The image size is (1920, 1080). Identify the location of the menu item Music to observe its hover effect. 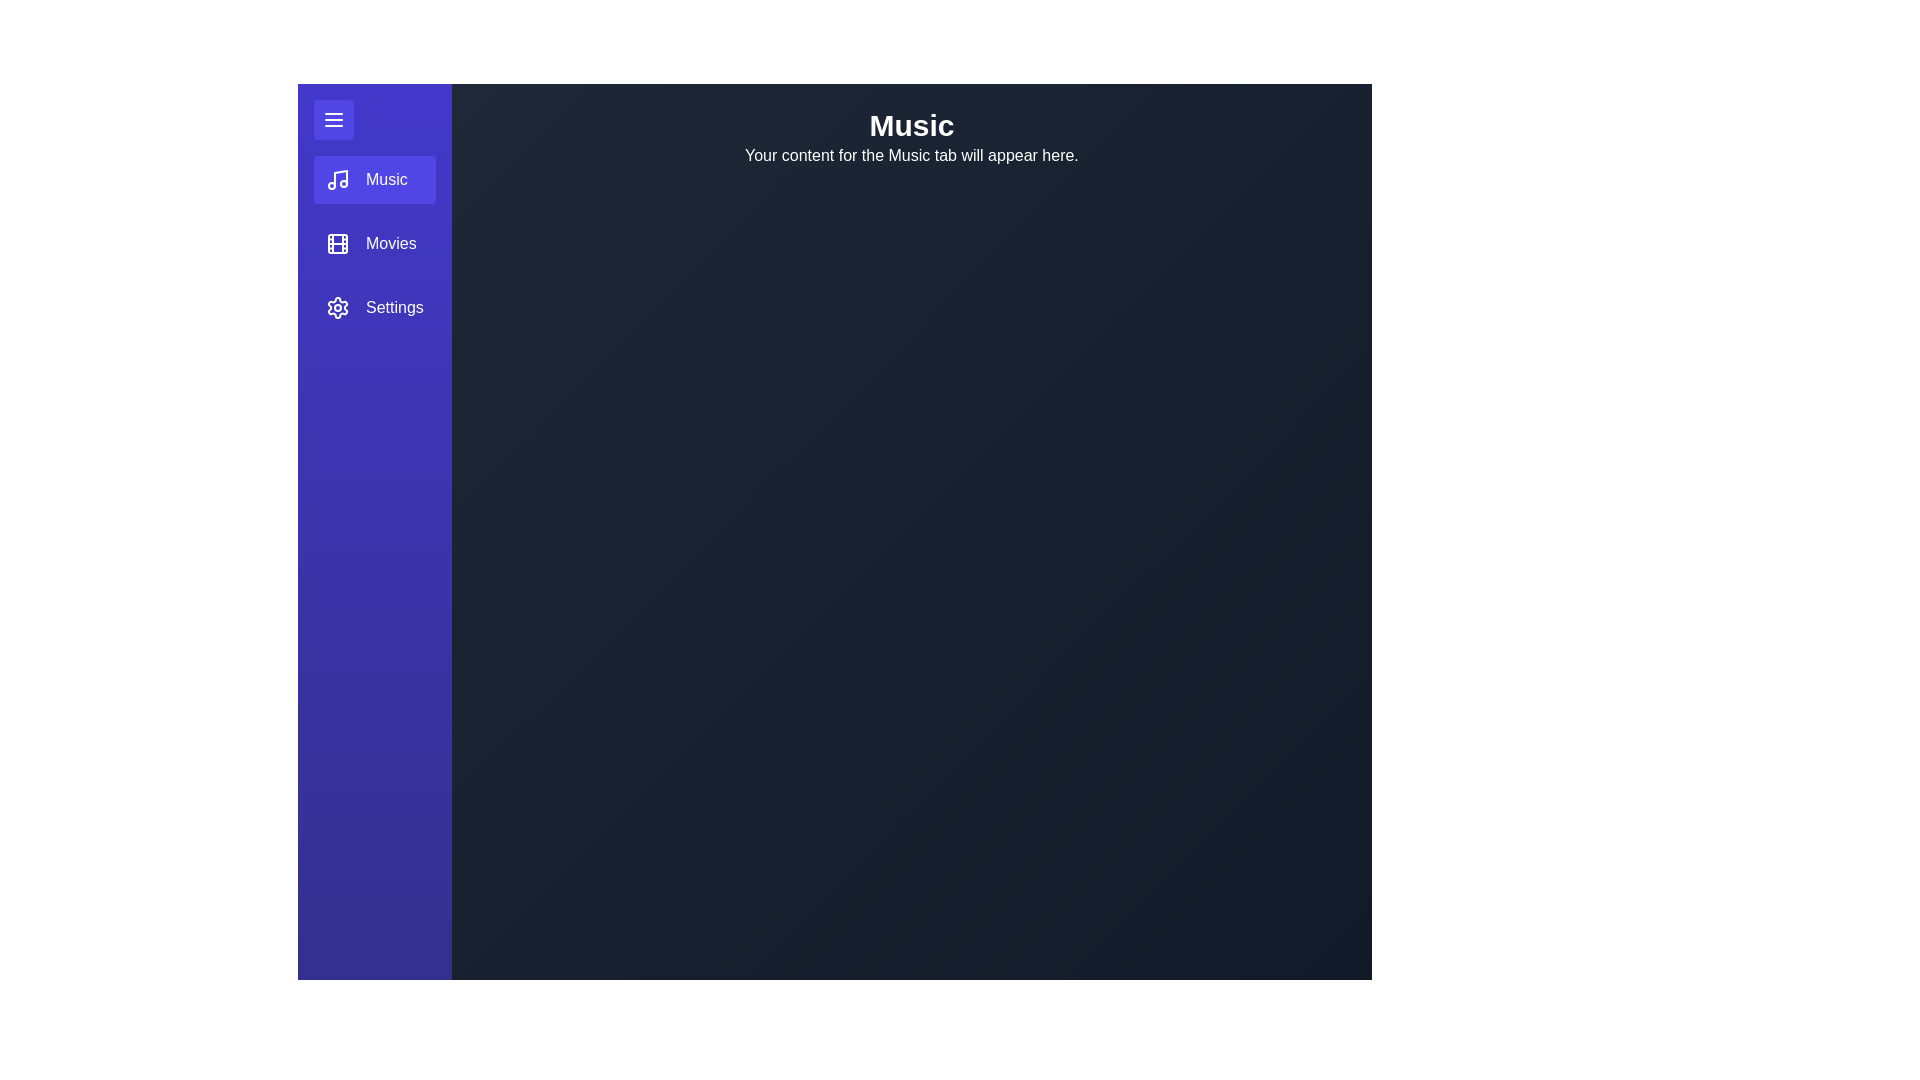
(374, 180).